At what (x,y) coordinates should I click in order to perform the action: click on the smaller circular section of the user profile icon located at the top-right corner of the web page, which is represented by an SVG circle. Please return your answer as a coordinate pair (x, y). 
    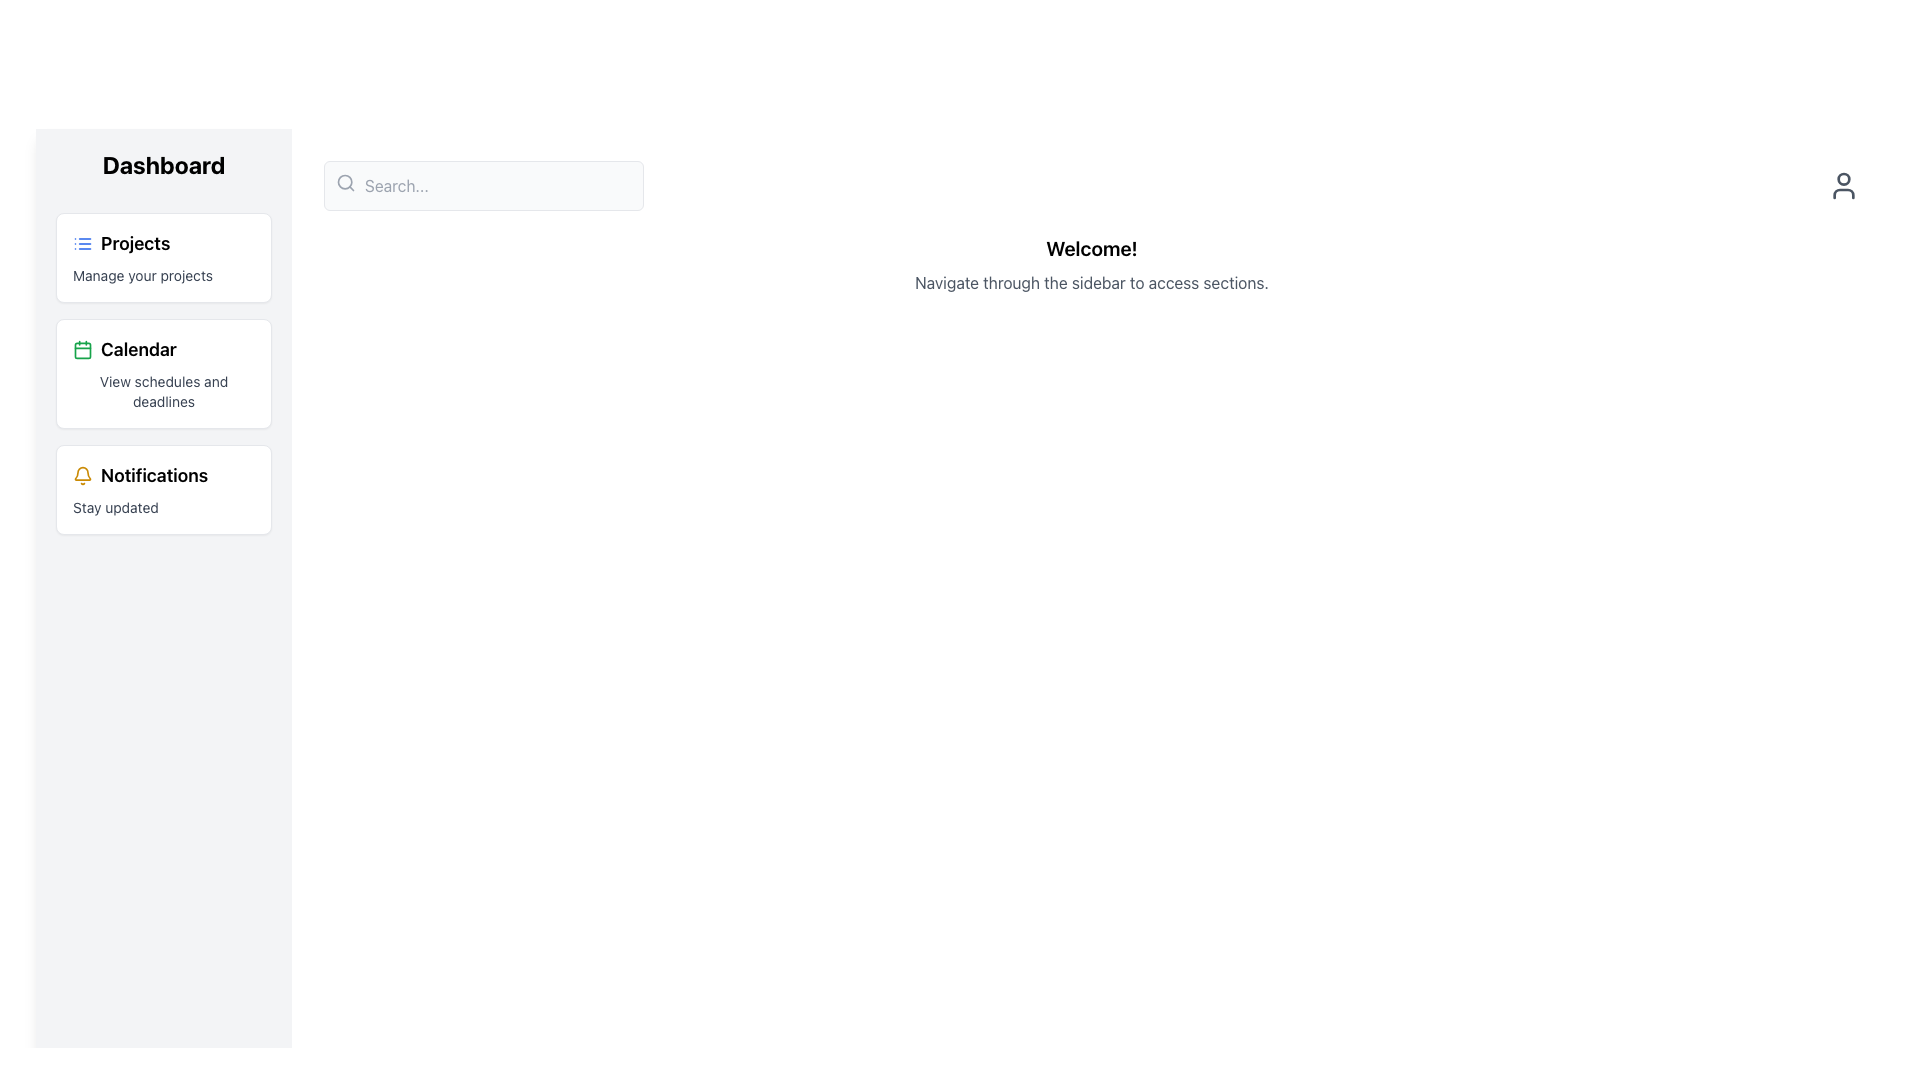
    Looking at the image, I should click on (1842, 177).